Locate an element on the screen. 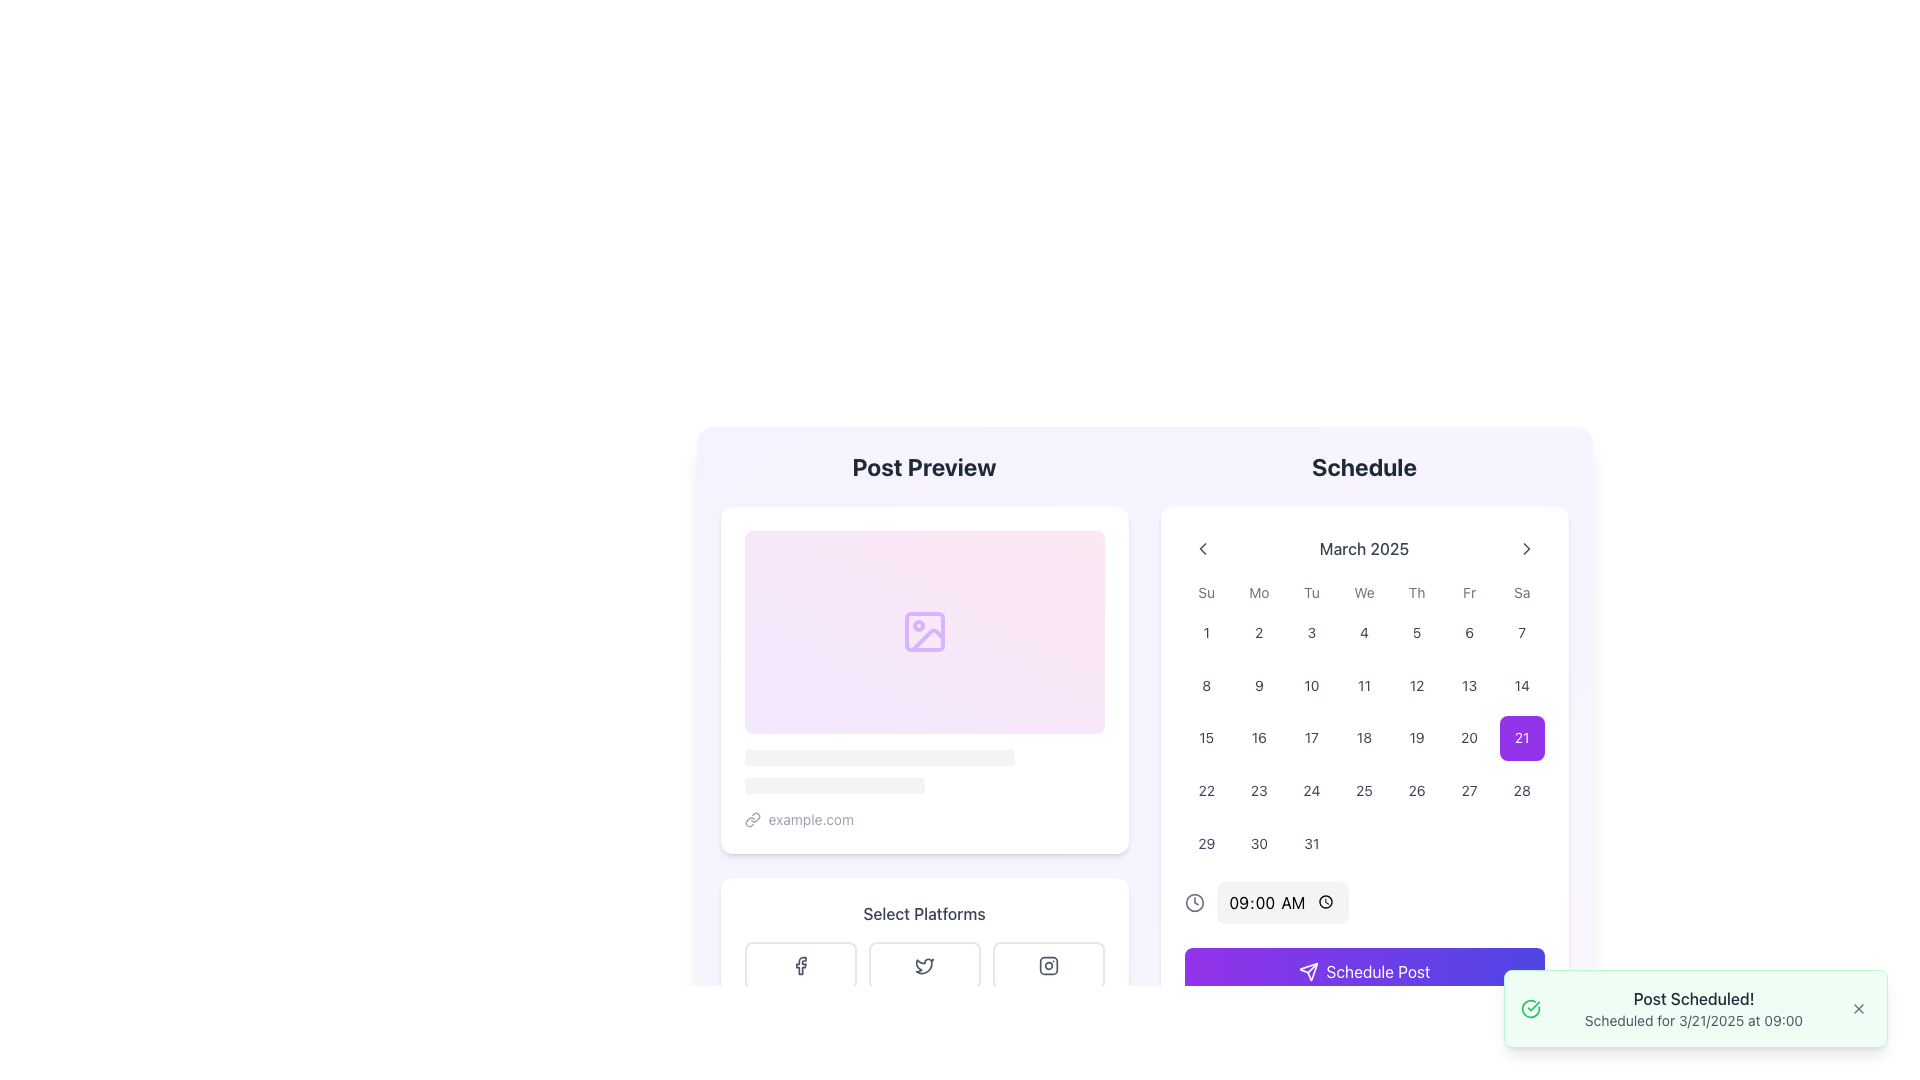  the day button located in the calendar interface, specifically the fourth item in the sixth row under the 'Schedule' section is located at coordinates (1363, 789).